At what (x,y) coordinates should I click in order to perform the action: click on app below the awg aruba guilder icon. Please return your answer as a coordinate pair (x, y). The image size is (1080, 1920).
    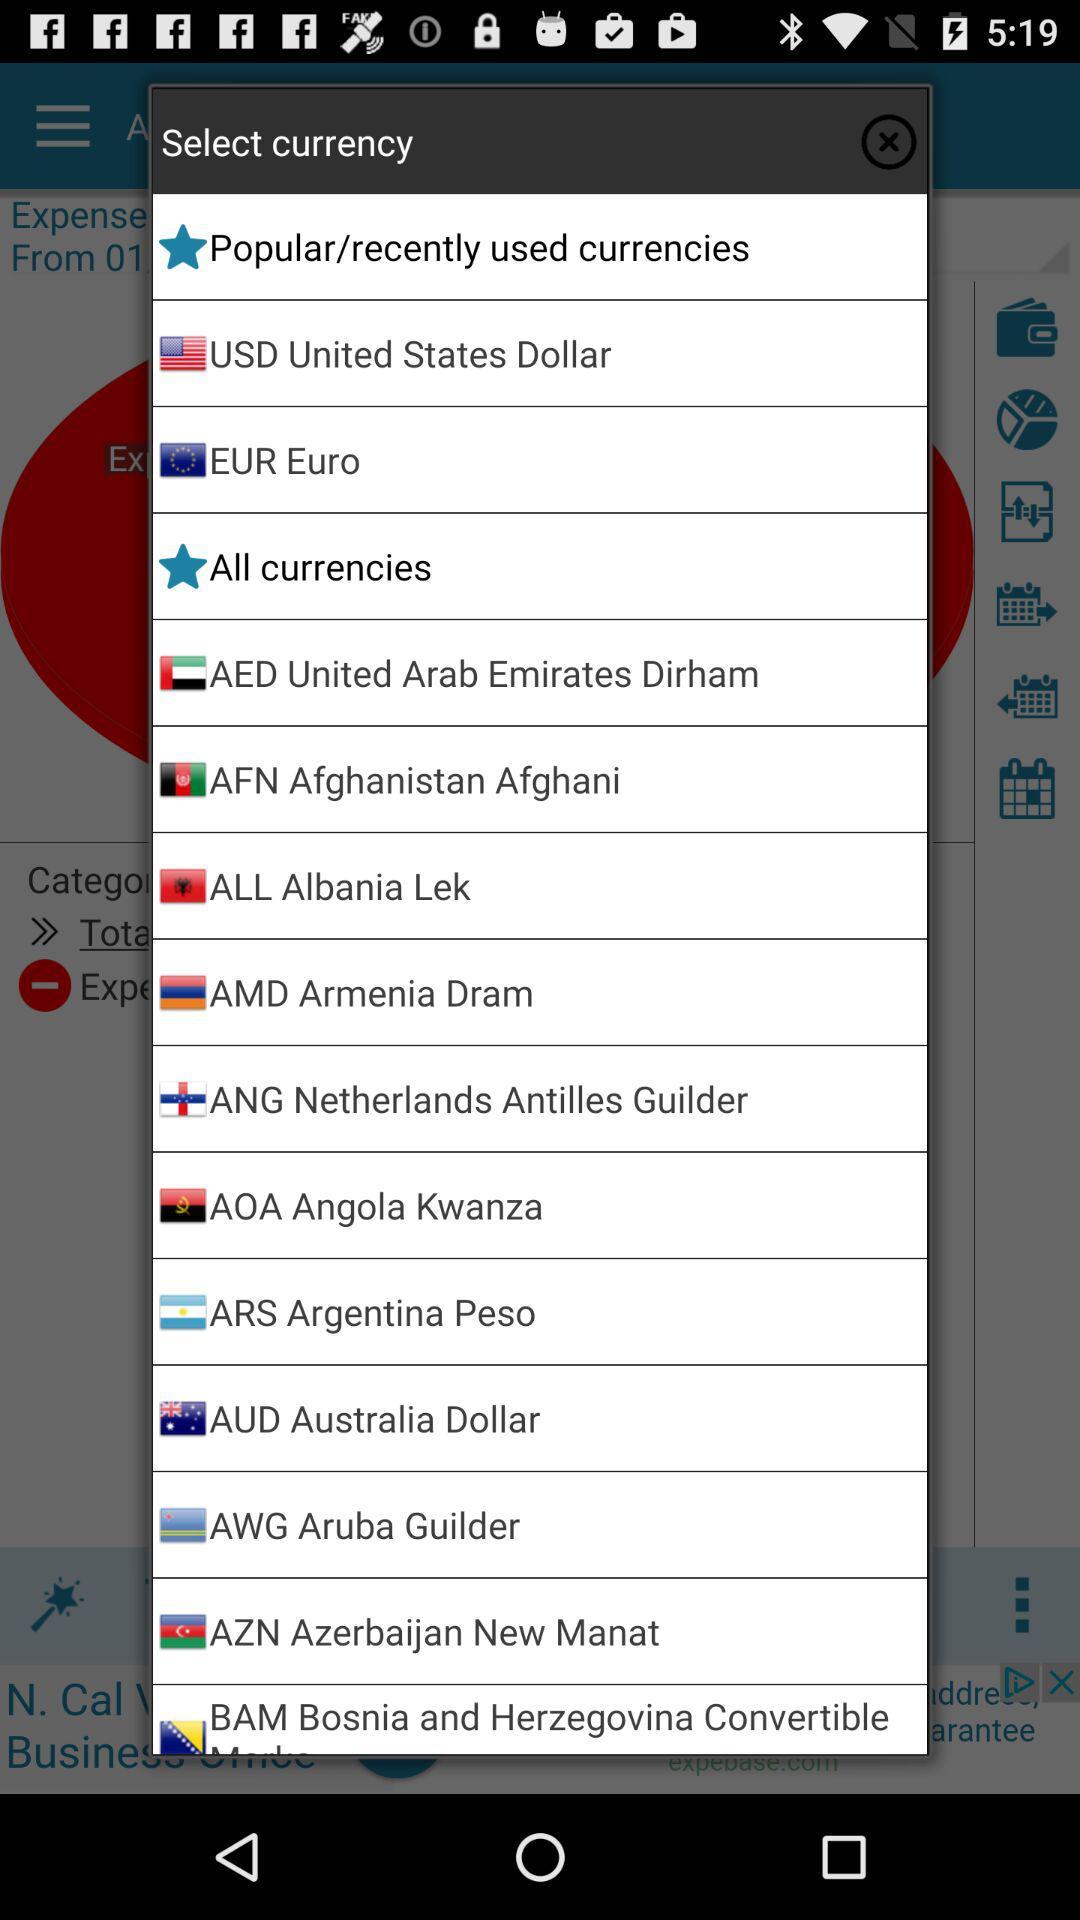
    Looking at the image, I should click on (564, 1631).